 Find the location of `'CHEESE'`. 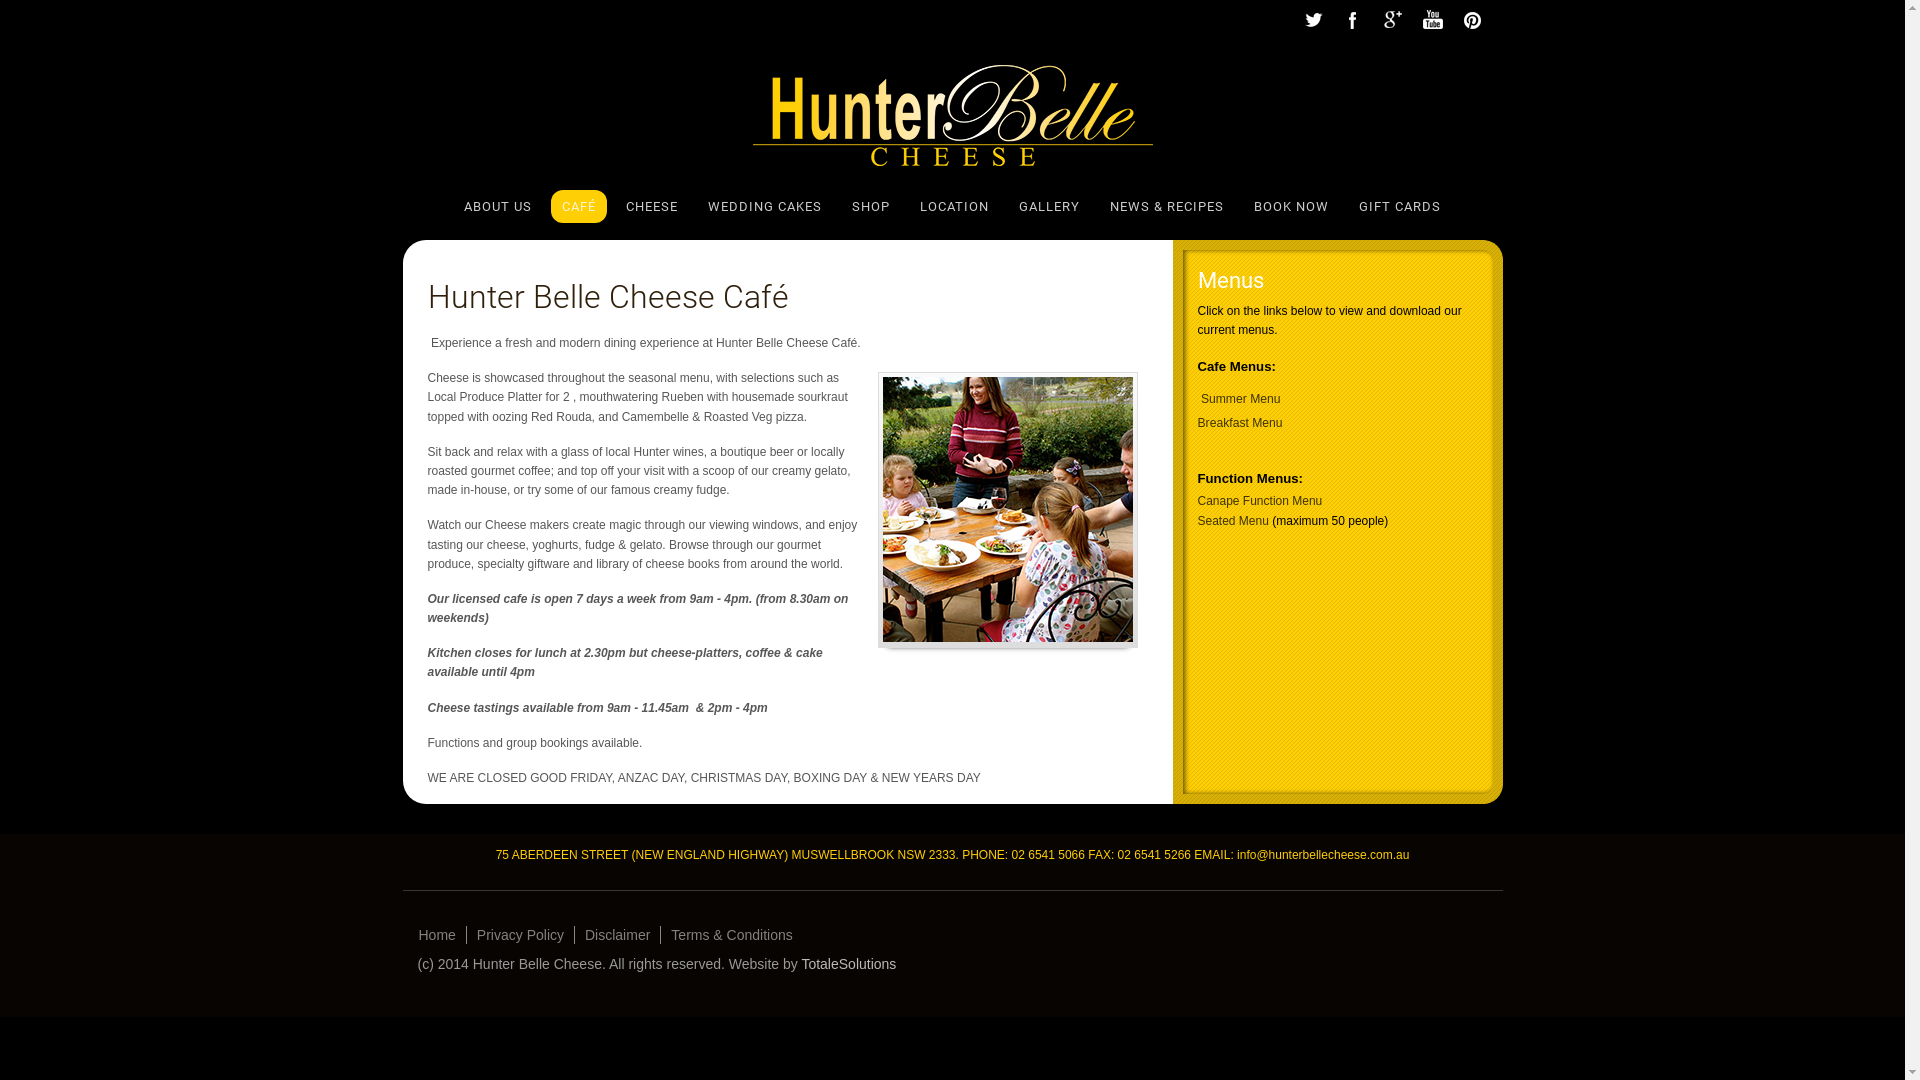

'CHEESE' is located at coordinates (652, 206).